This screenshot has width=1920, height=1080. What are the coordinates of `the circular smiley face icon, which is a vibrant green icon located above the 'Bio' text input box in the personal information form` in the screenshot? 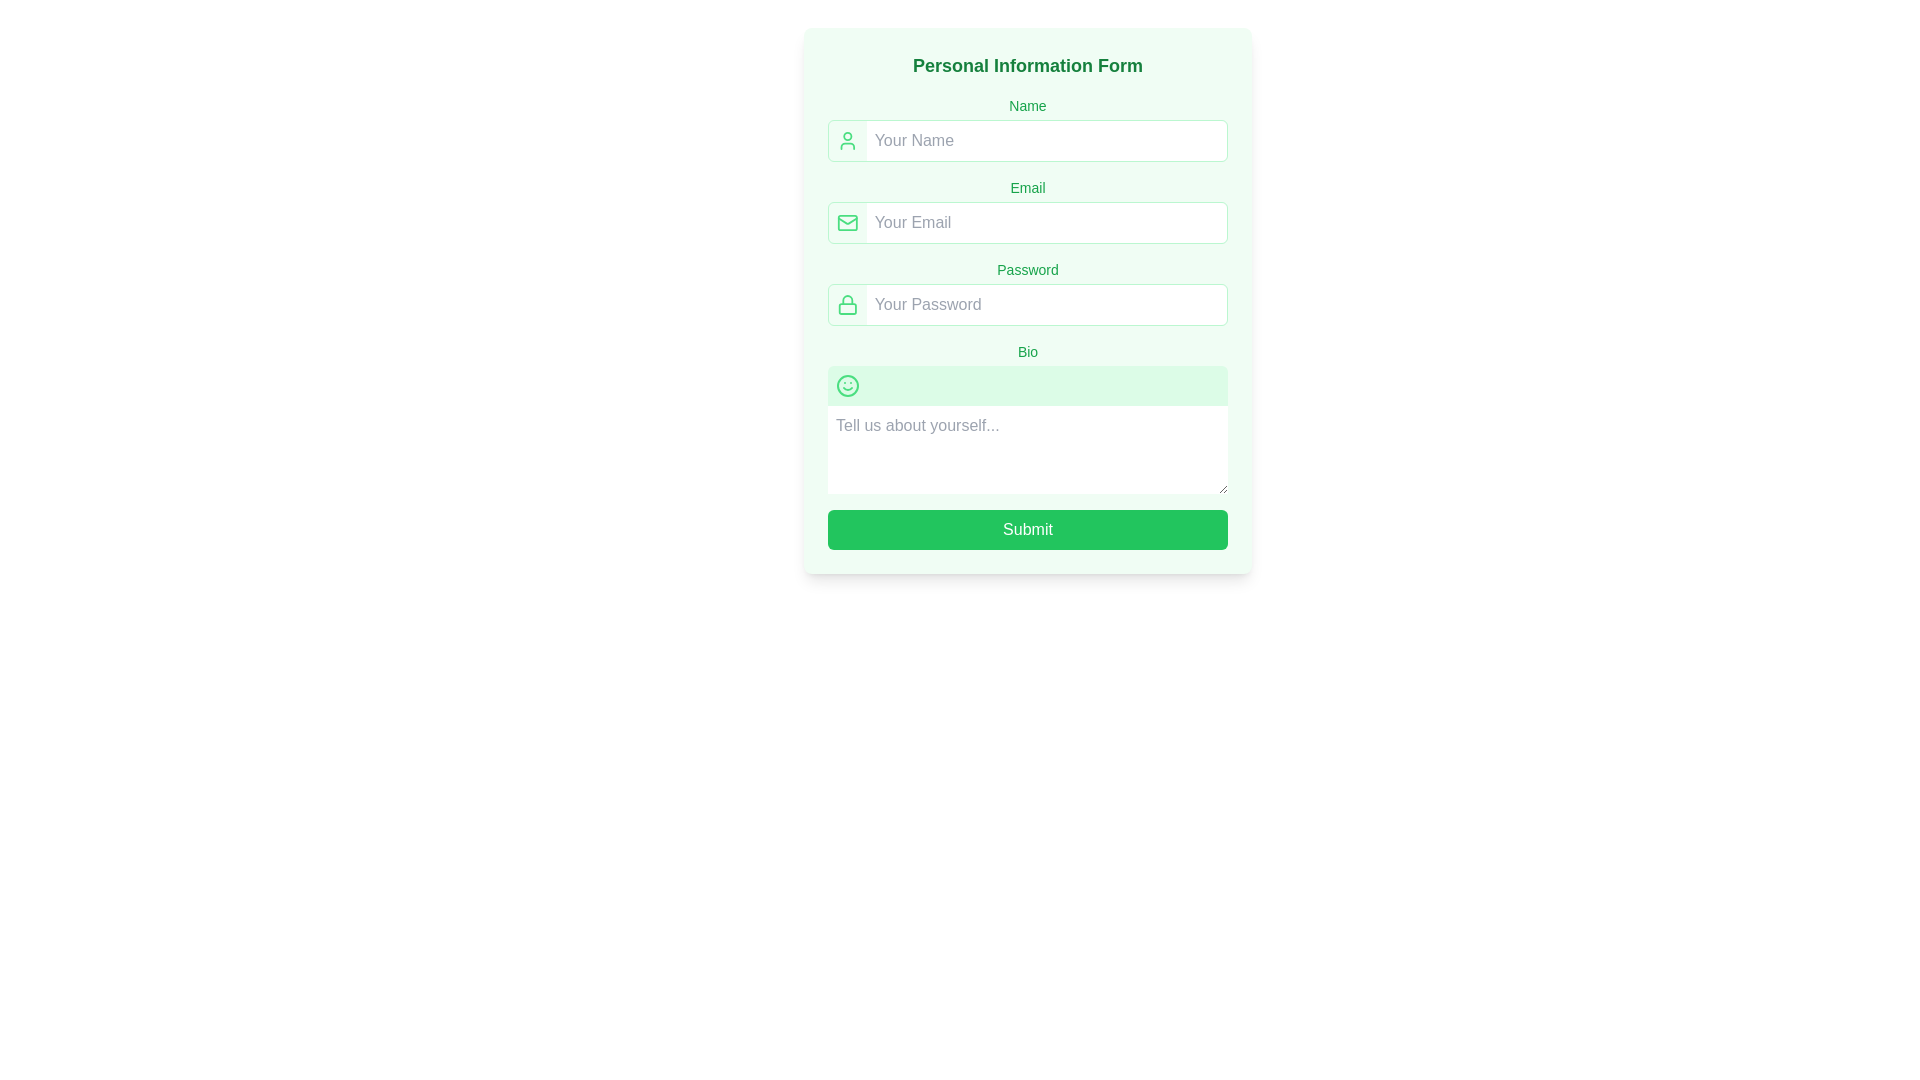 It's located at (848, 385).